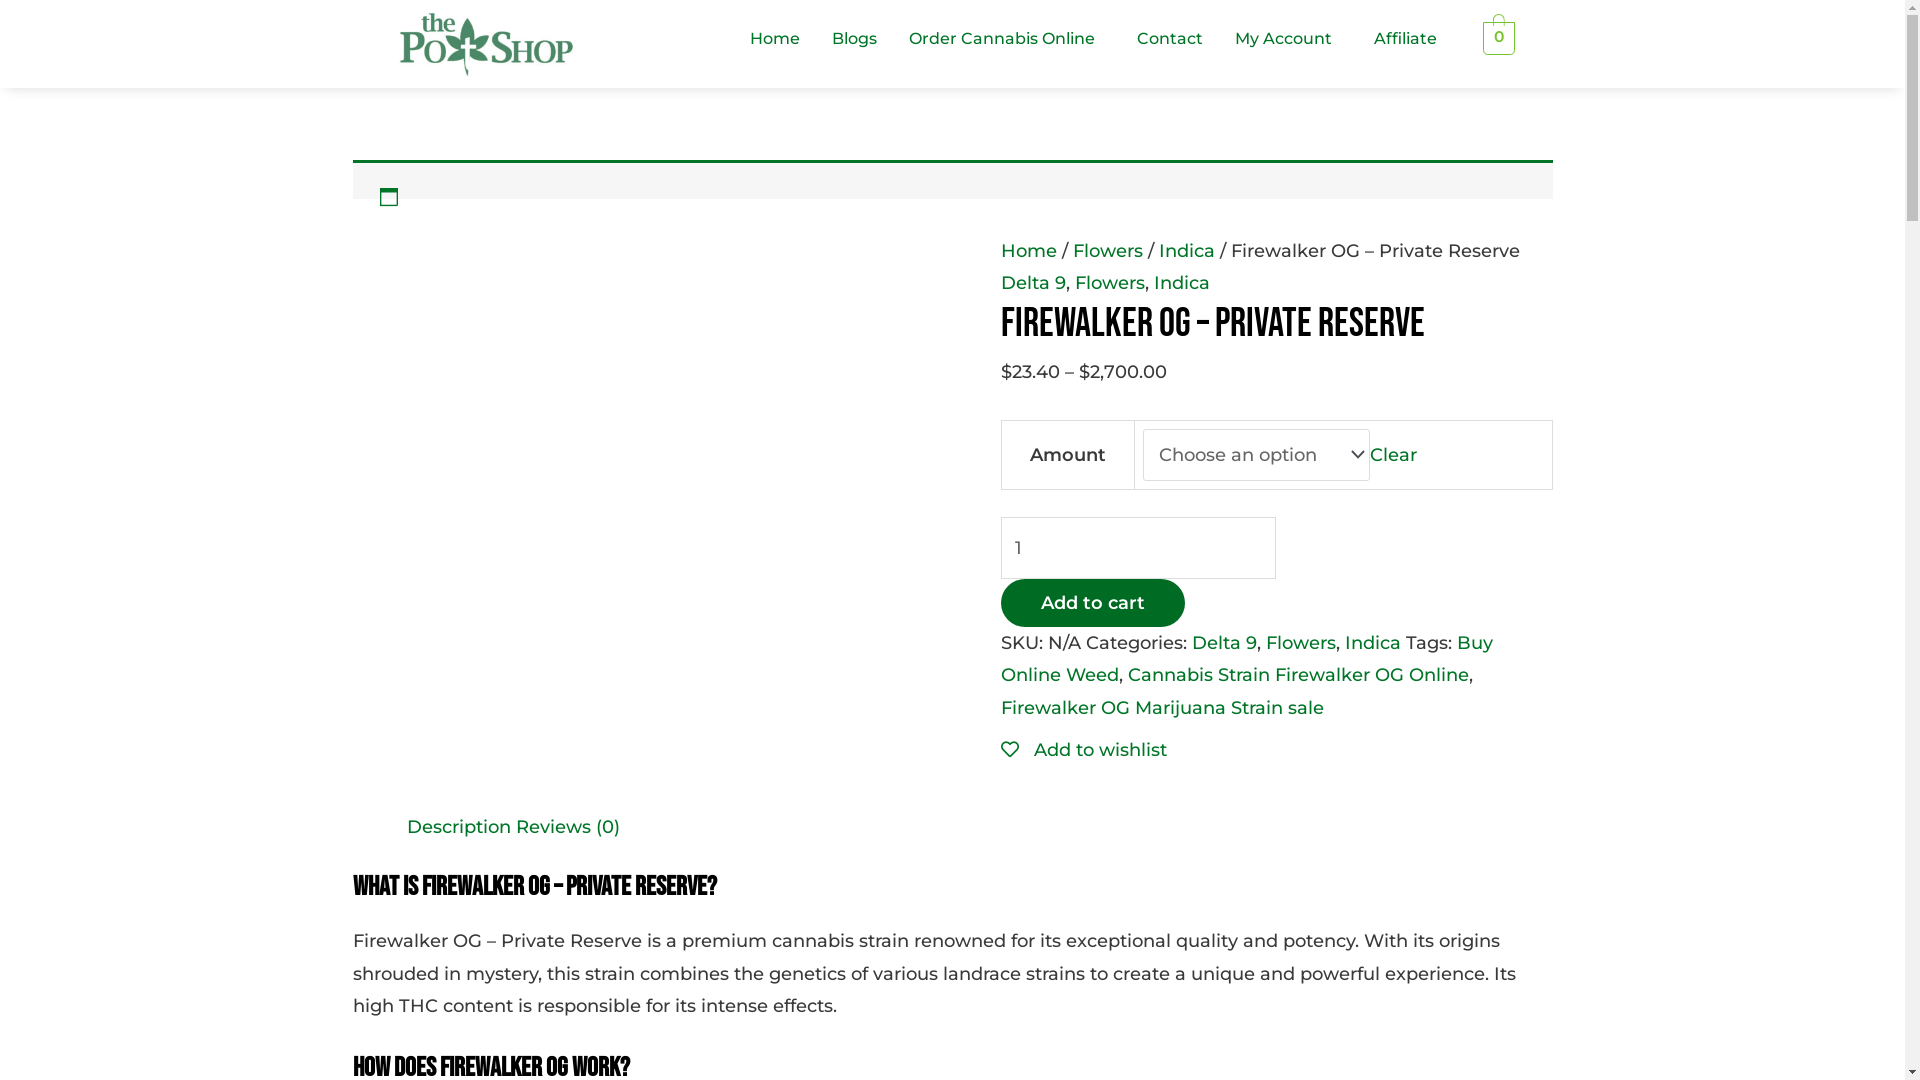 Image resolution: width=1920 pixels, height=1080 pixels. Describe the element at coordinates (1371, 643) in the screenshot. I see `'Indica'` at that location.